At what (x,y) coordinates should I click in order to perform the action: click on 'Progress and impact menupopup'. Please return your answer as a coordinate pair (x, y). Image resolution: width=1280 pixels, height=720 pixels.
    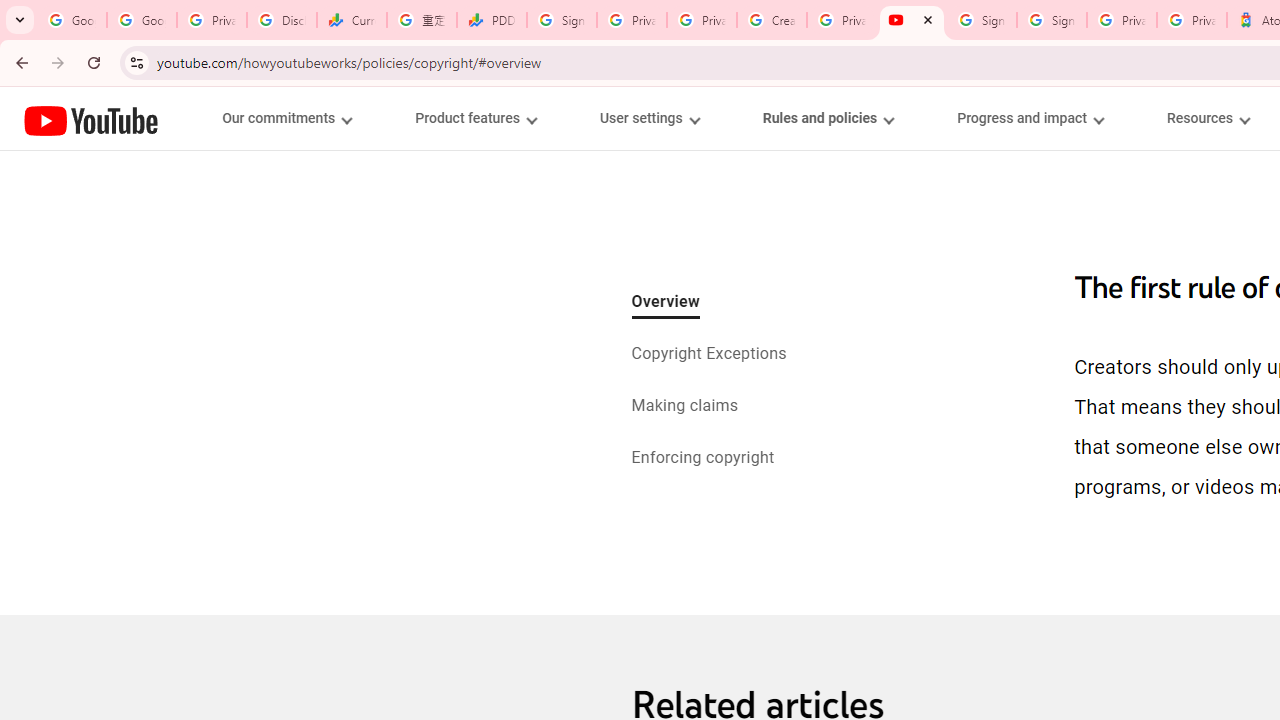
    Looking at the image, I should click on (1030, 118).